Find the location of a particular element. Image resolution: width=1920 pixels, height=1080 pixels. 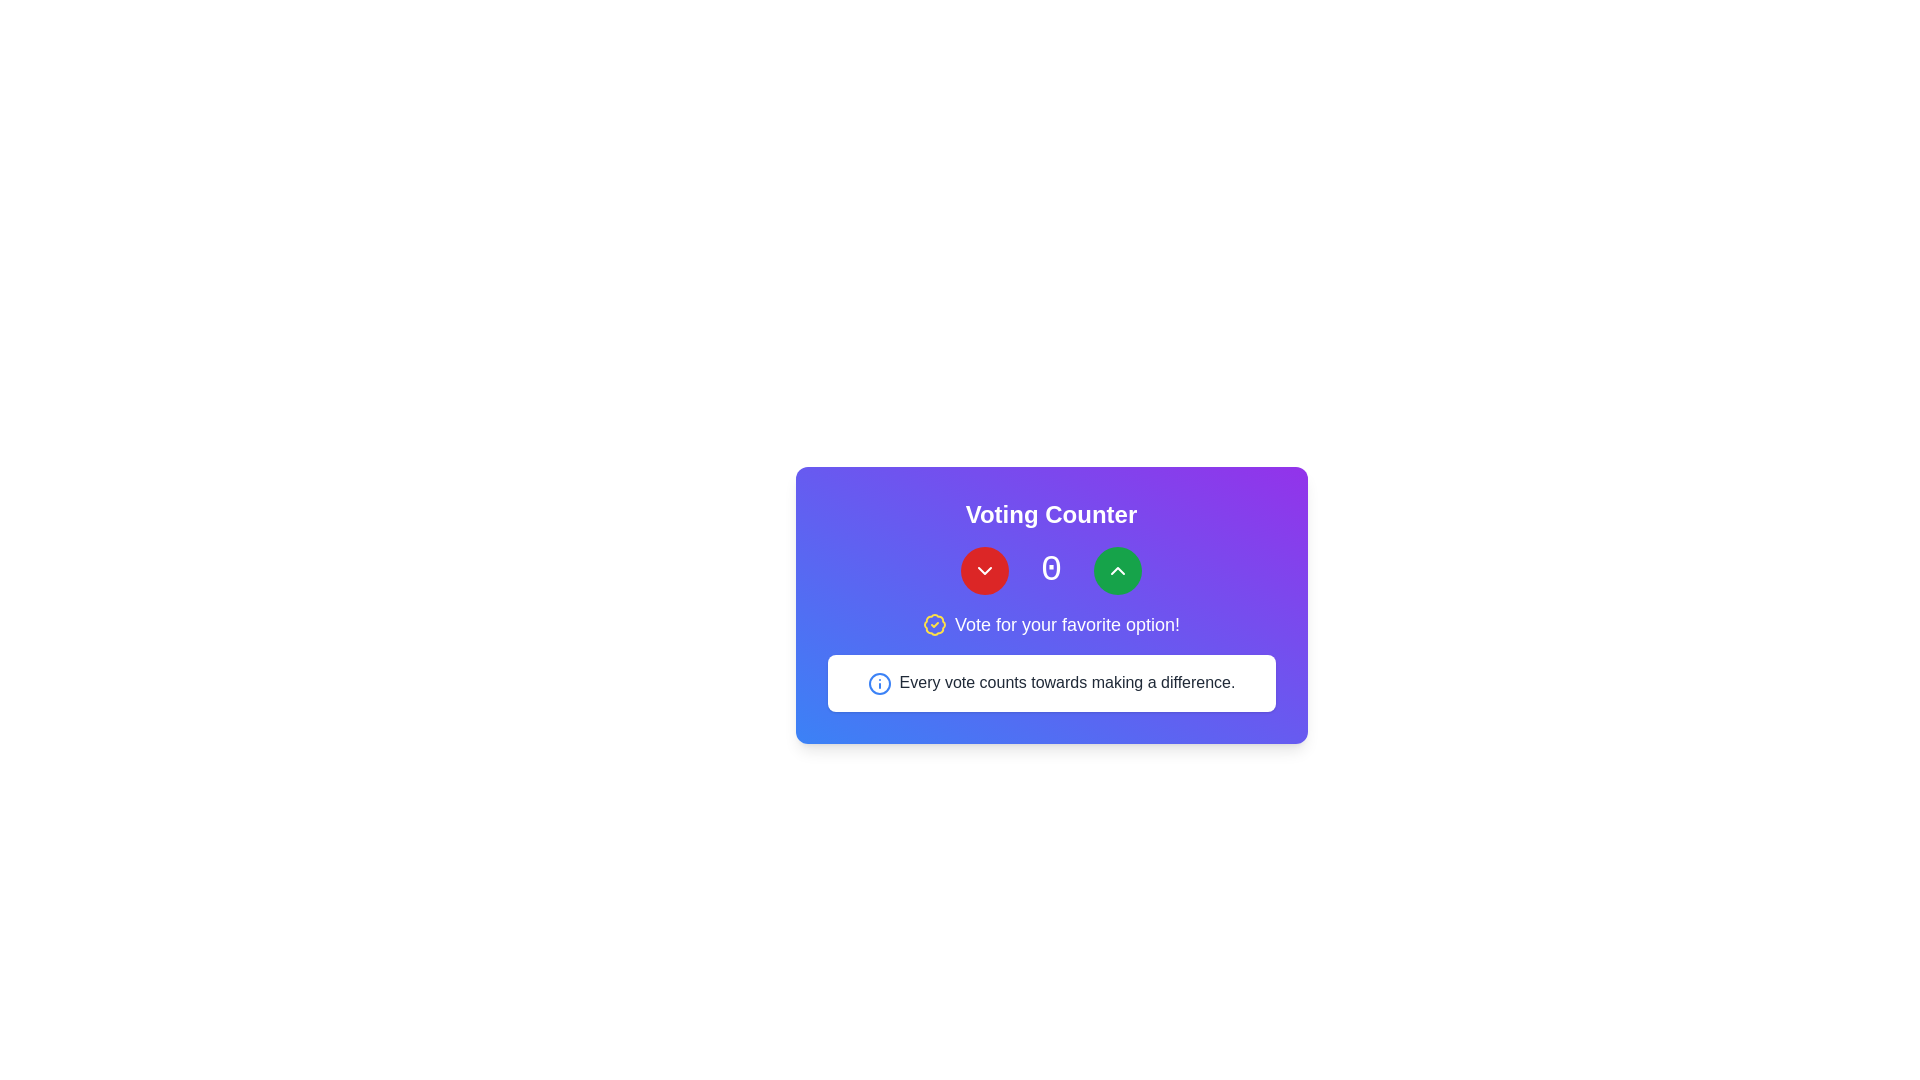

the decorative icon that complements the 'Vote for your favorite option!' text, located within the central voting section of the interface is located at coordinates (933, 623).